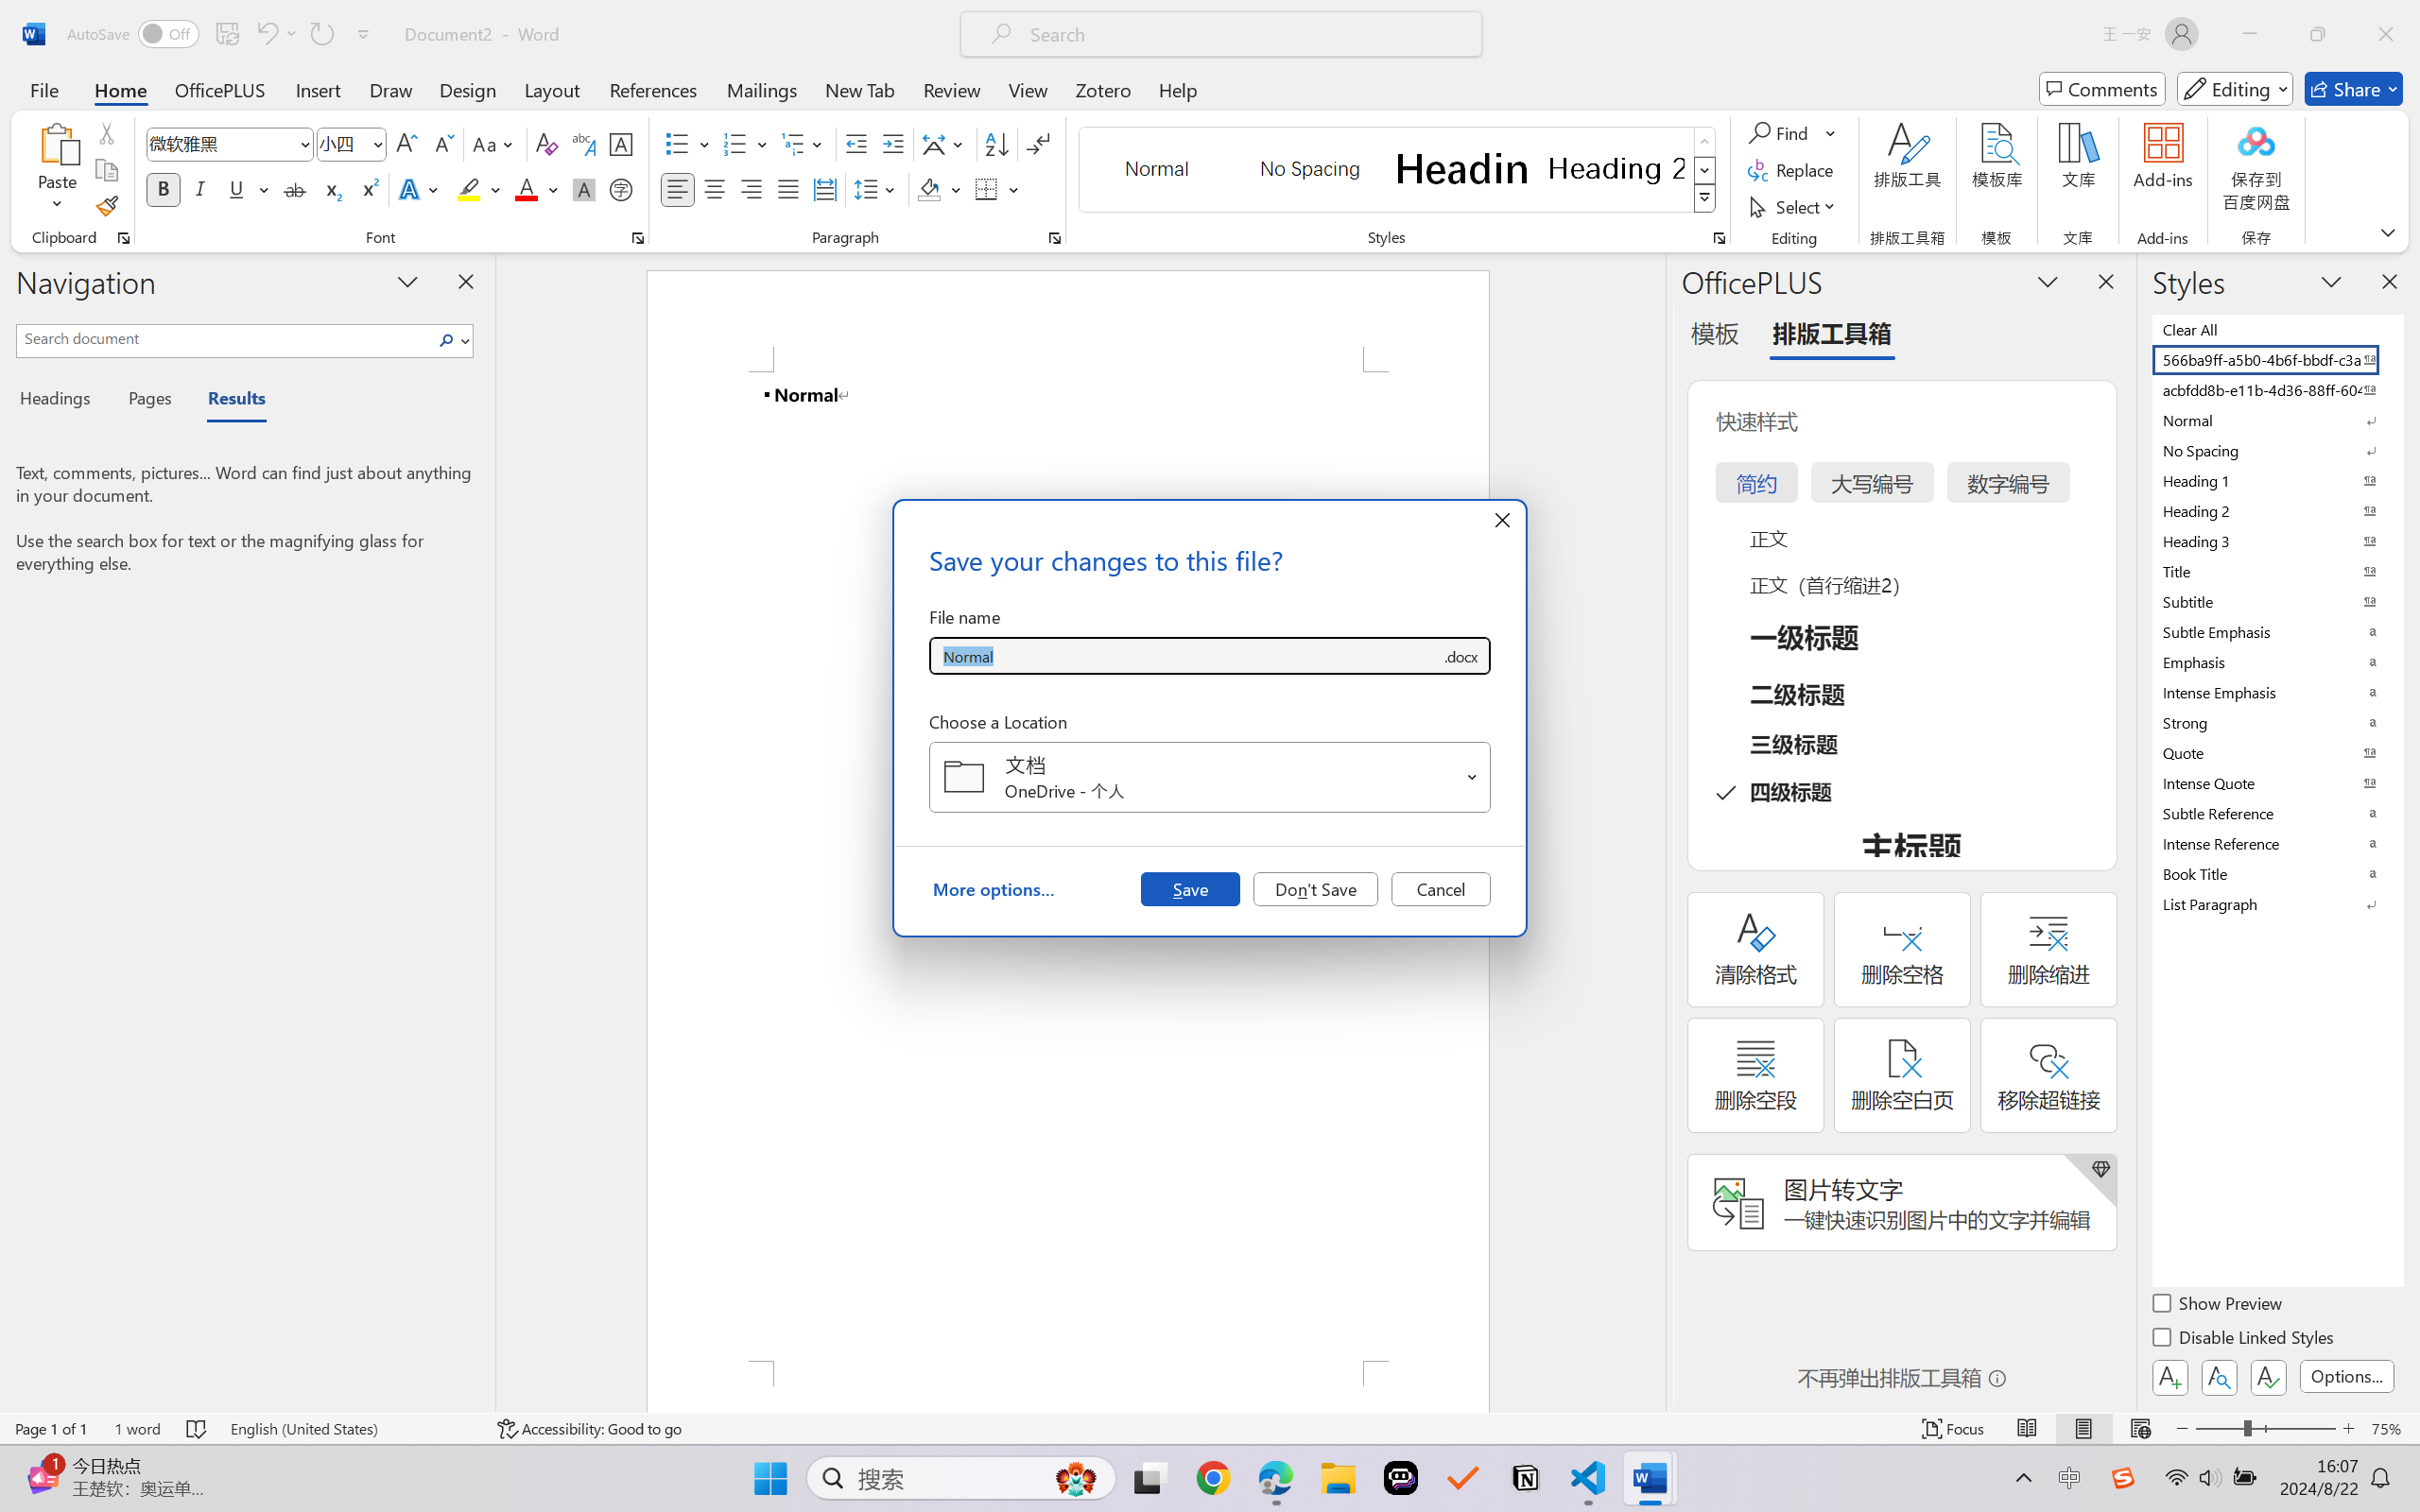 This screenshot has height=1512, width=2420. What do you see at coordinates (1791, 131) in the screenshot?
I see `'Find'` at bounding box center [1791, 131].